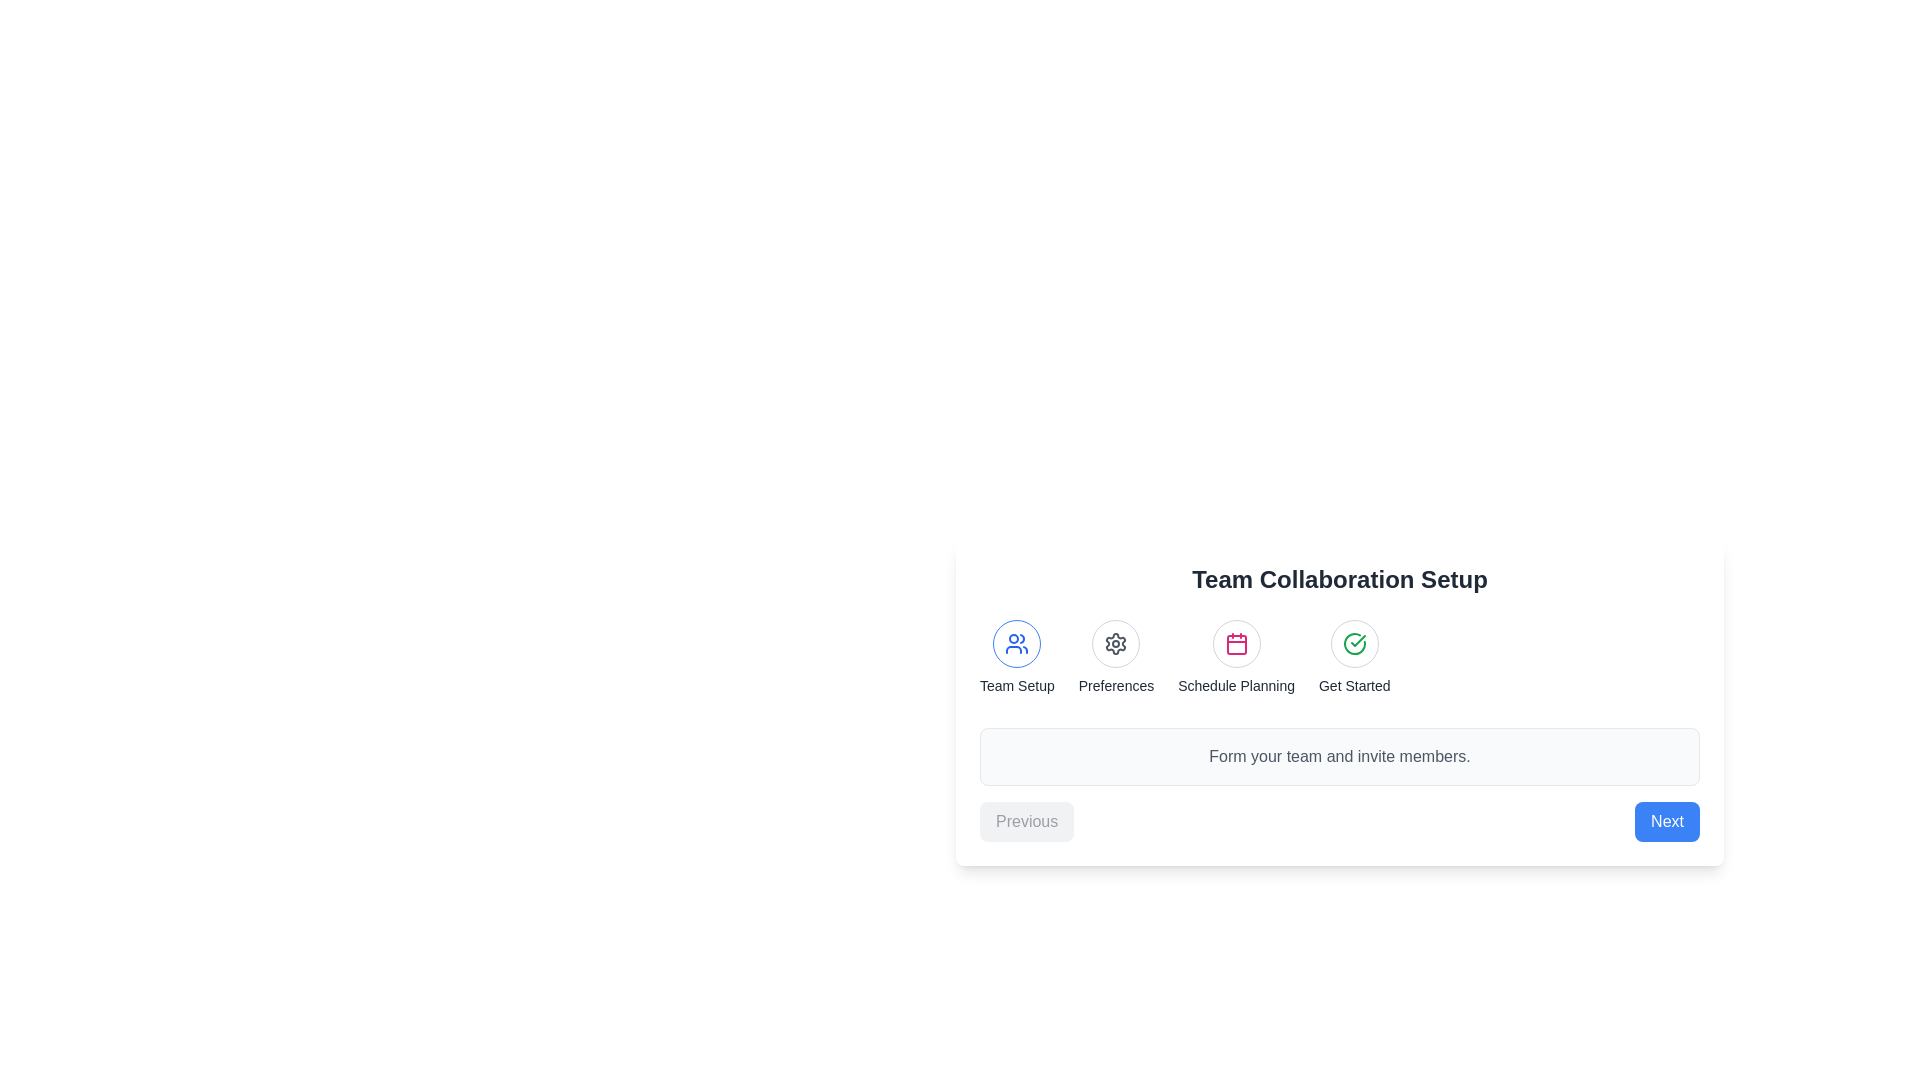 This screenshot has width=1920, height=1080. I want to click on the fourth icon from the left in the 'Get Started' group, which visually indicates a successful or completed state, so click(1354, 644).